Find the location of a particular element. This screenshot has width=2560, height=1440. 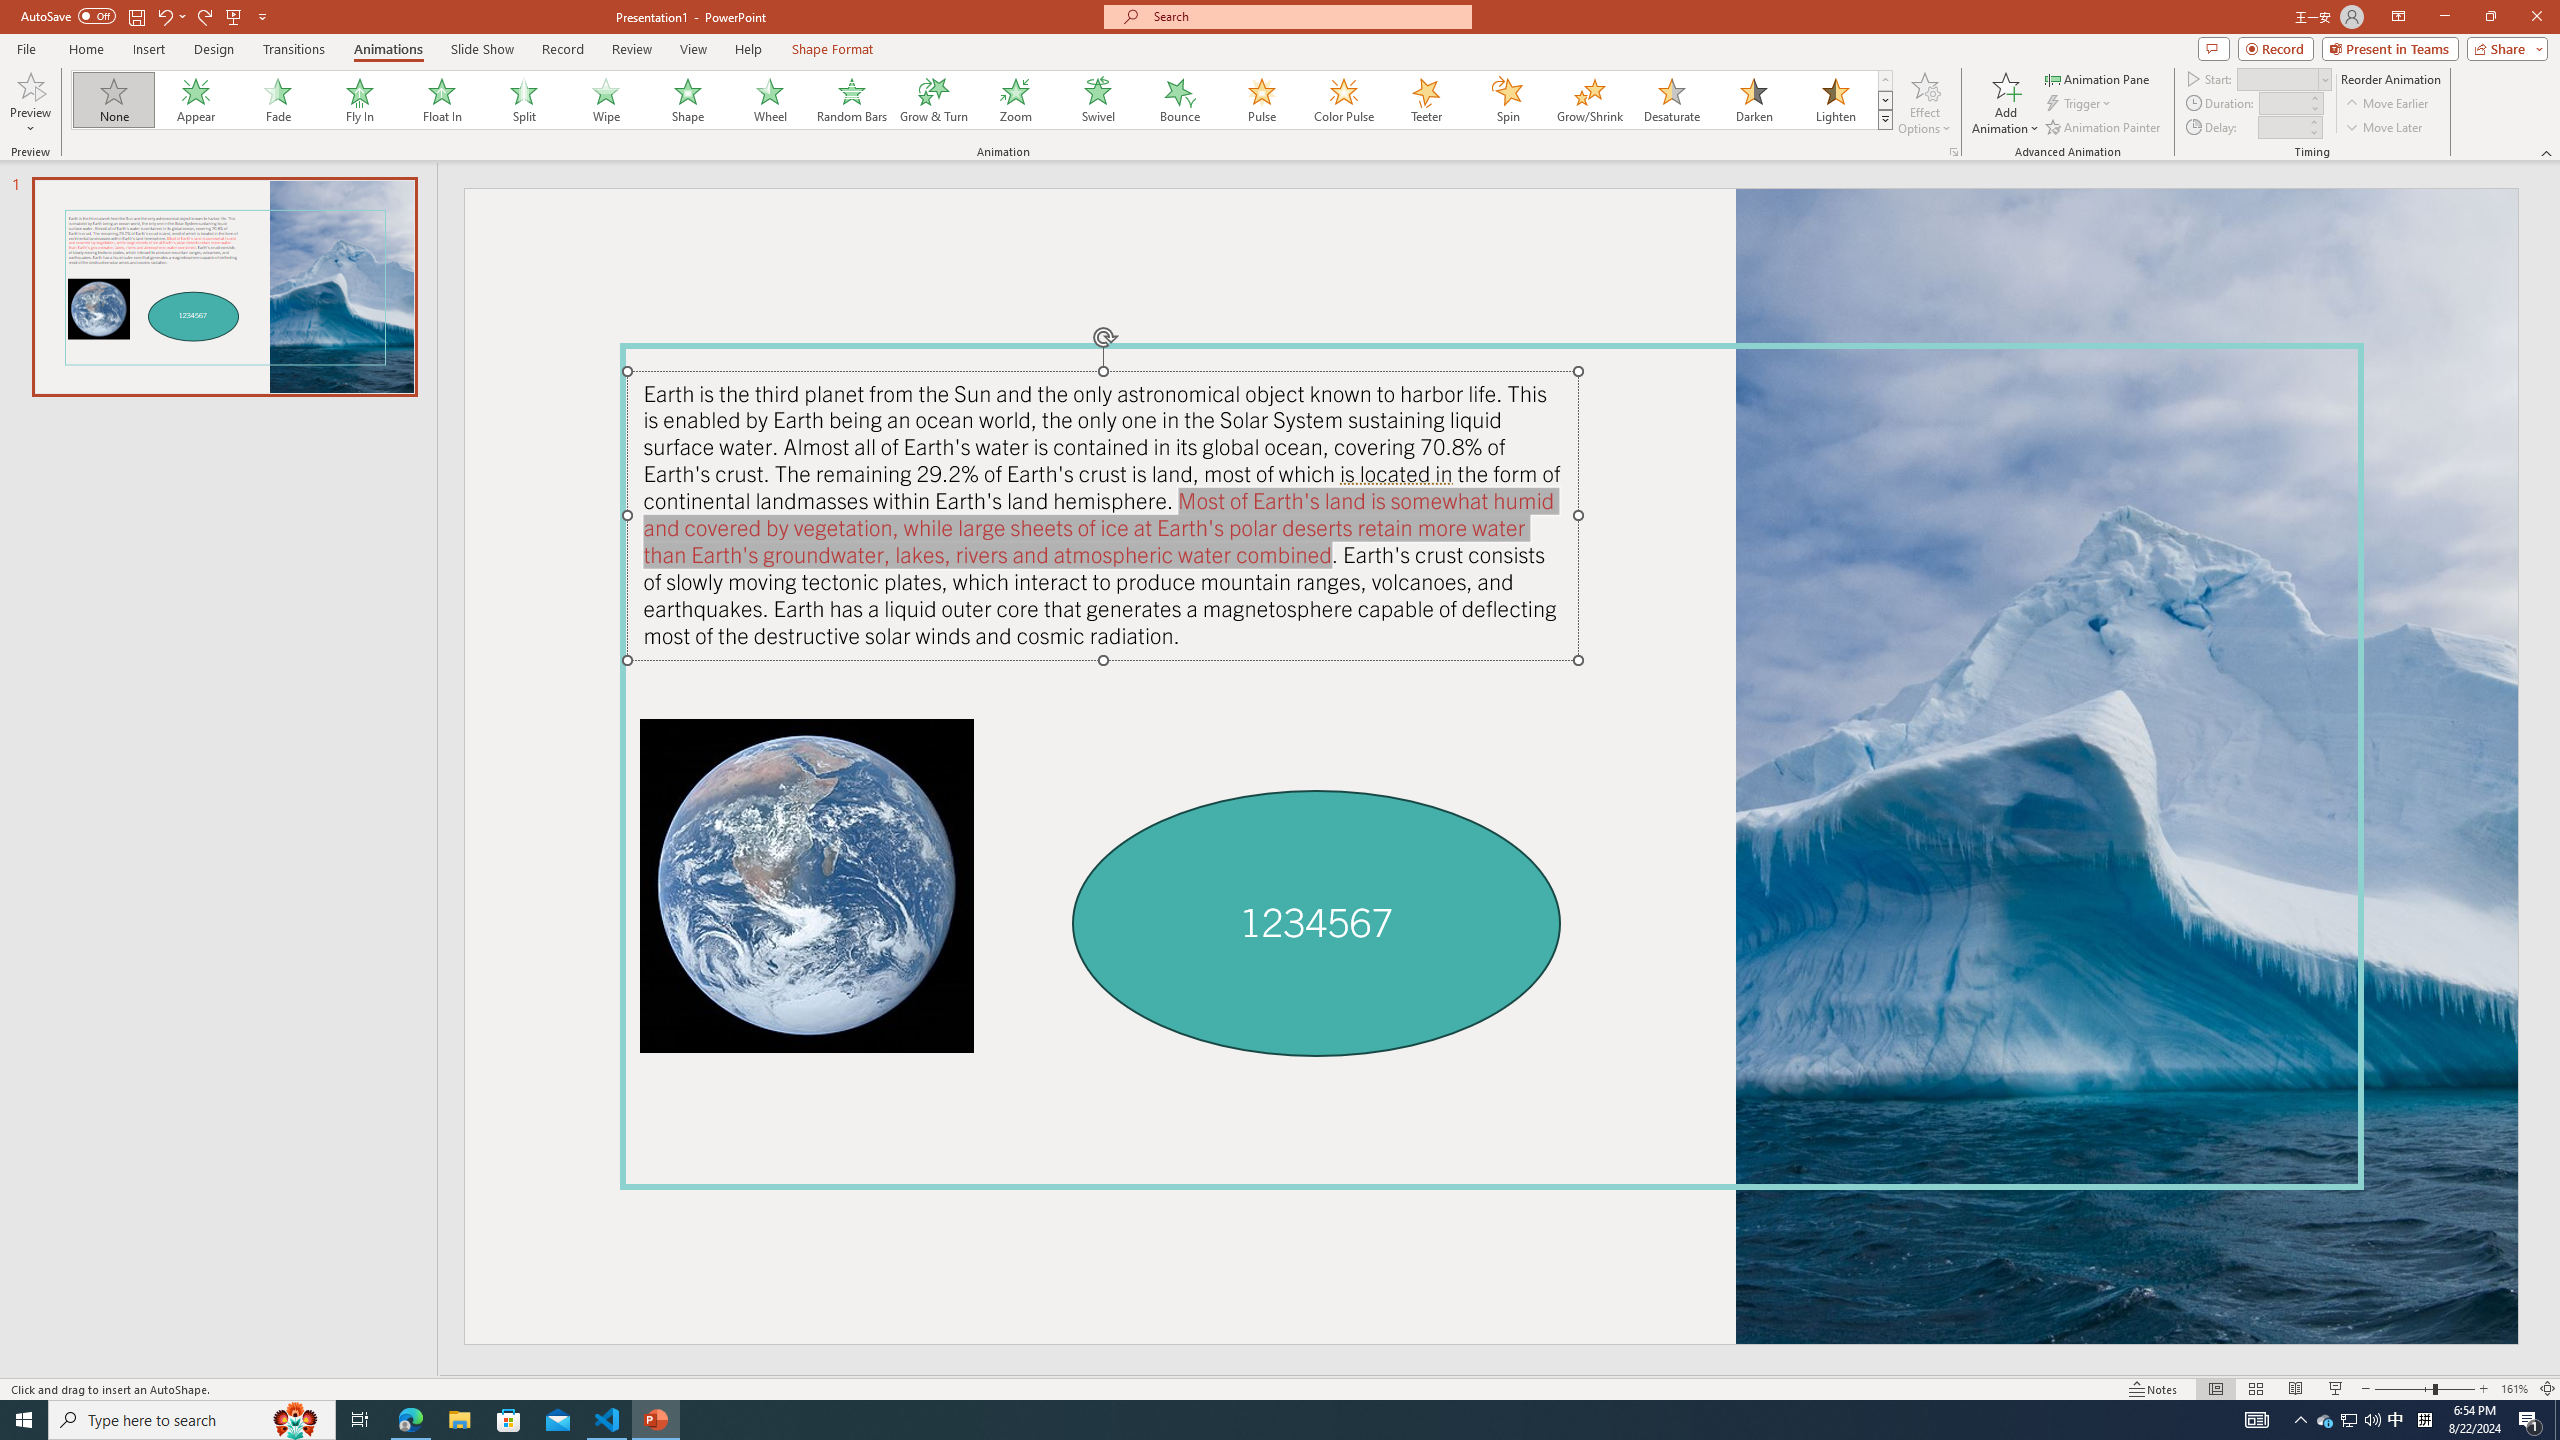

'Grow & Turn' is located at coordinates (933, 99).